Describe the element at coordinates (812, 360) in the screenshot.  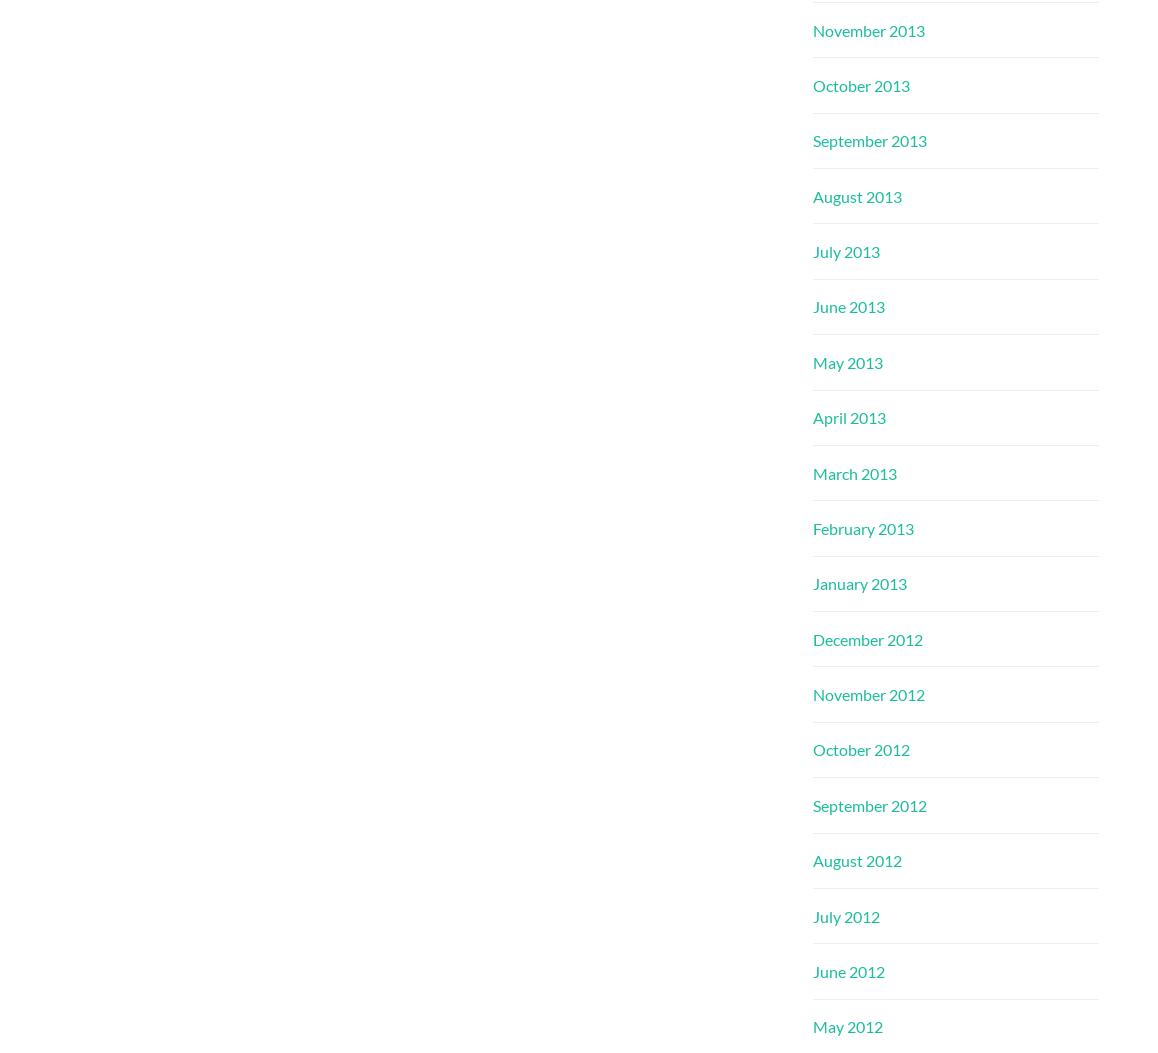
I see `'May 2013'` at that location.